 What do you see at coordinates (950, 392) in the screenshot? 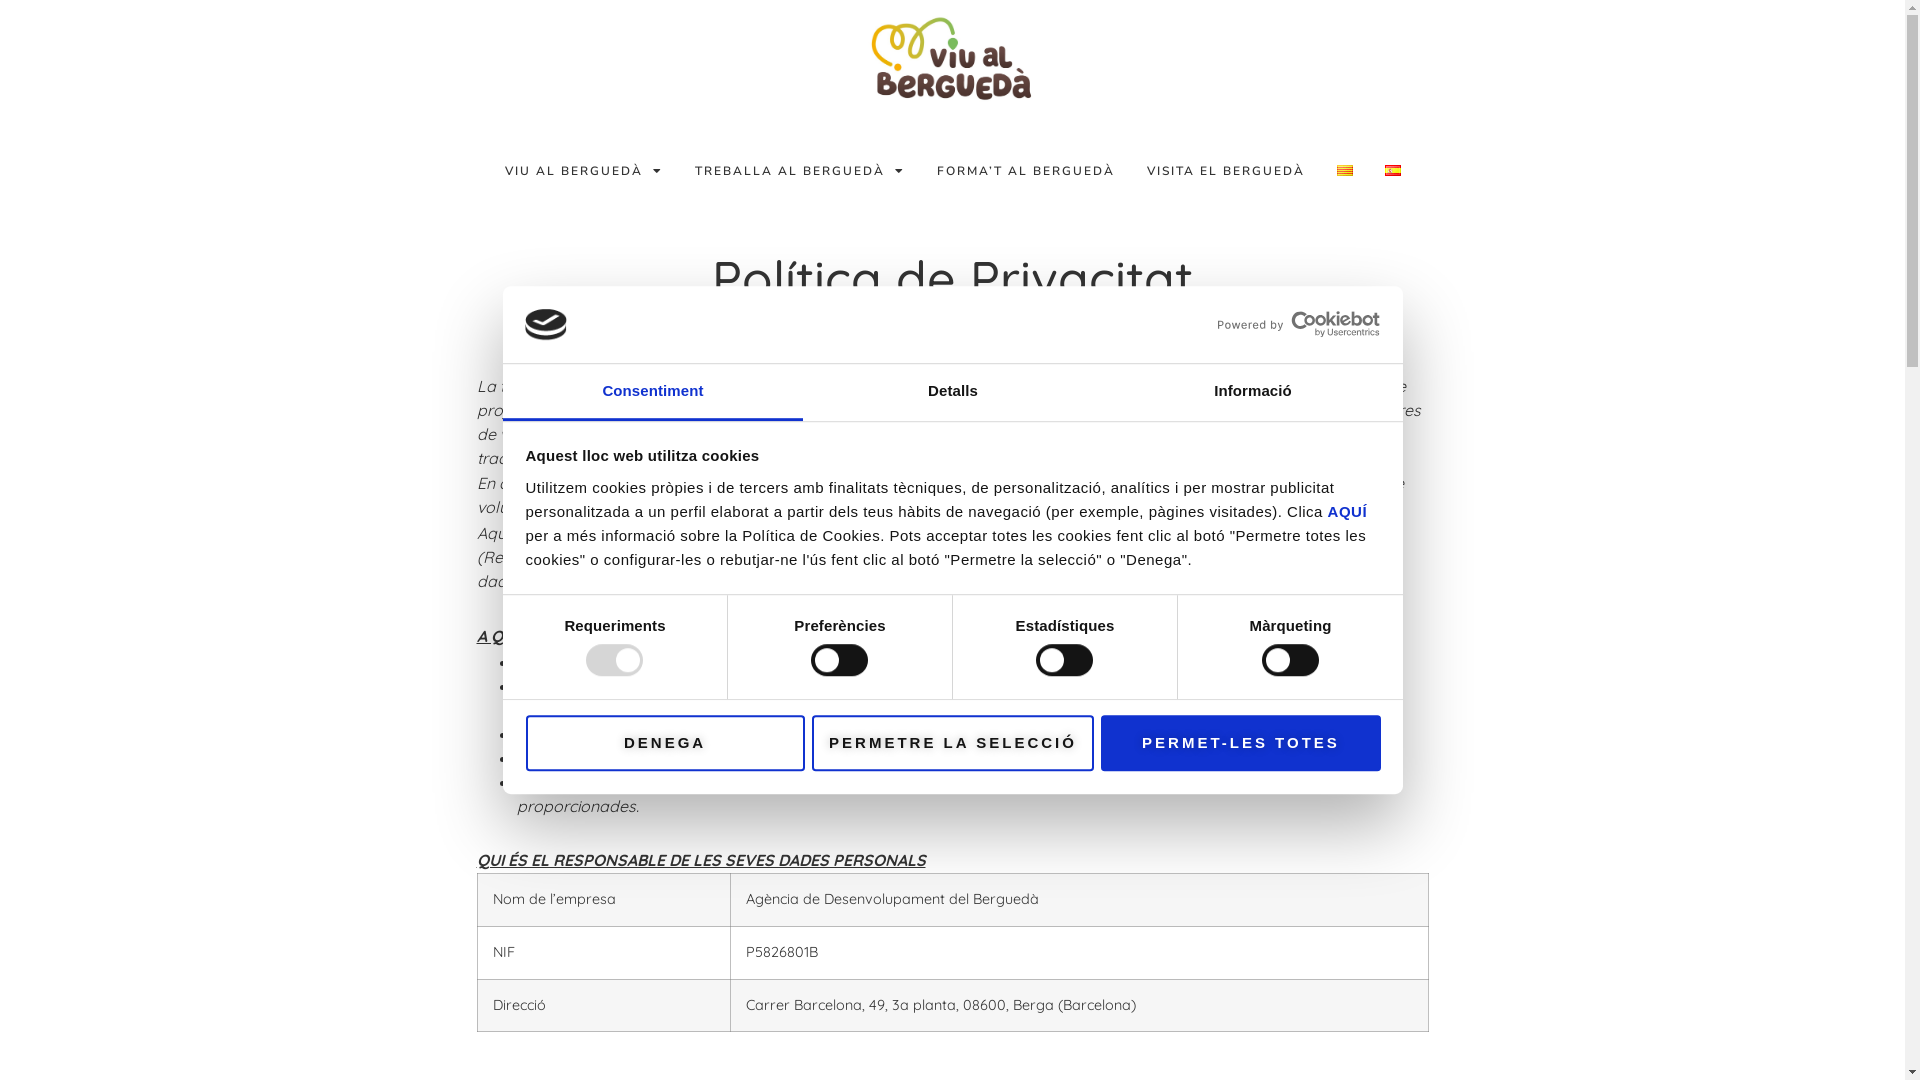
I see `'Detalls'` at bounding box center [950, 392].